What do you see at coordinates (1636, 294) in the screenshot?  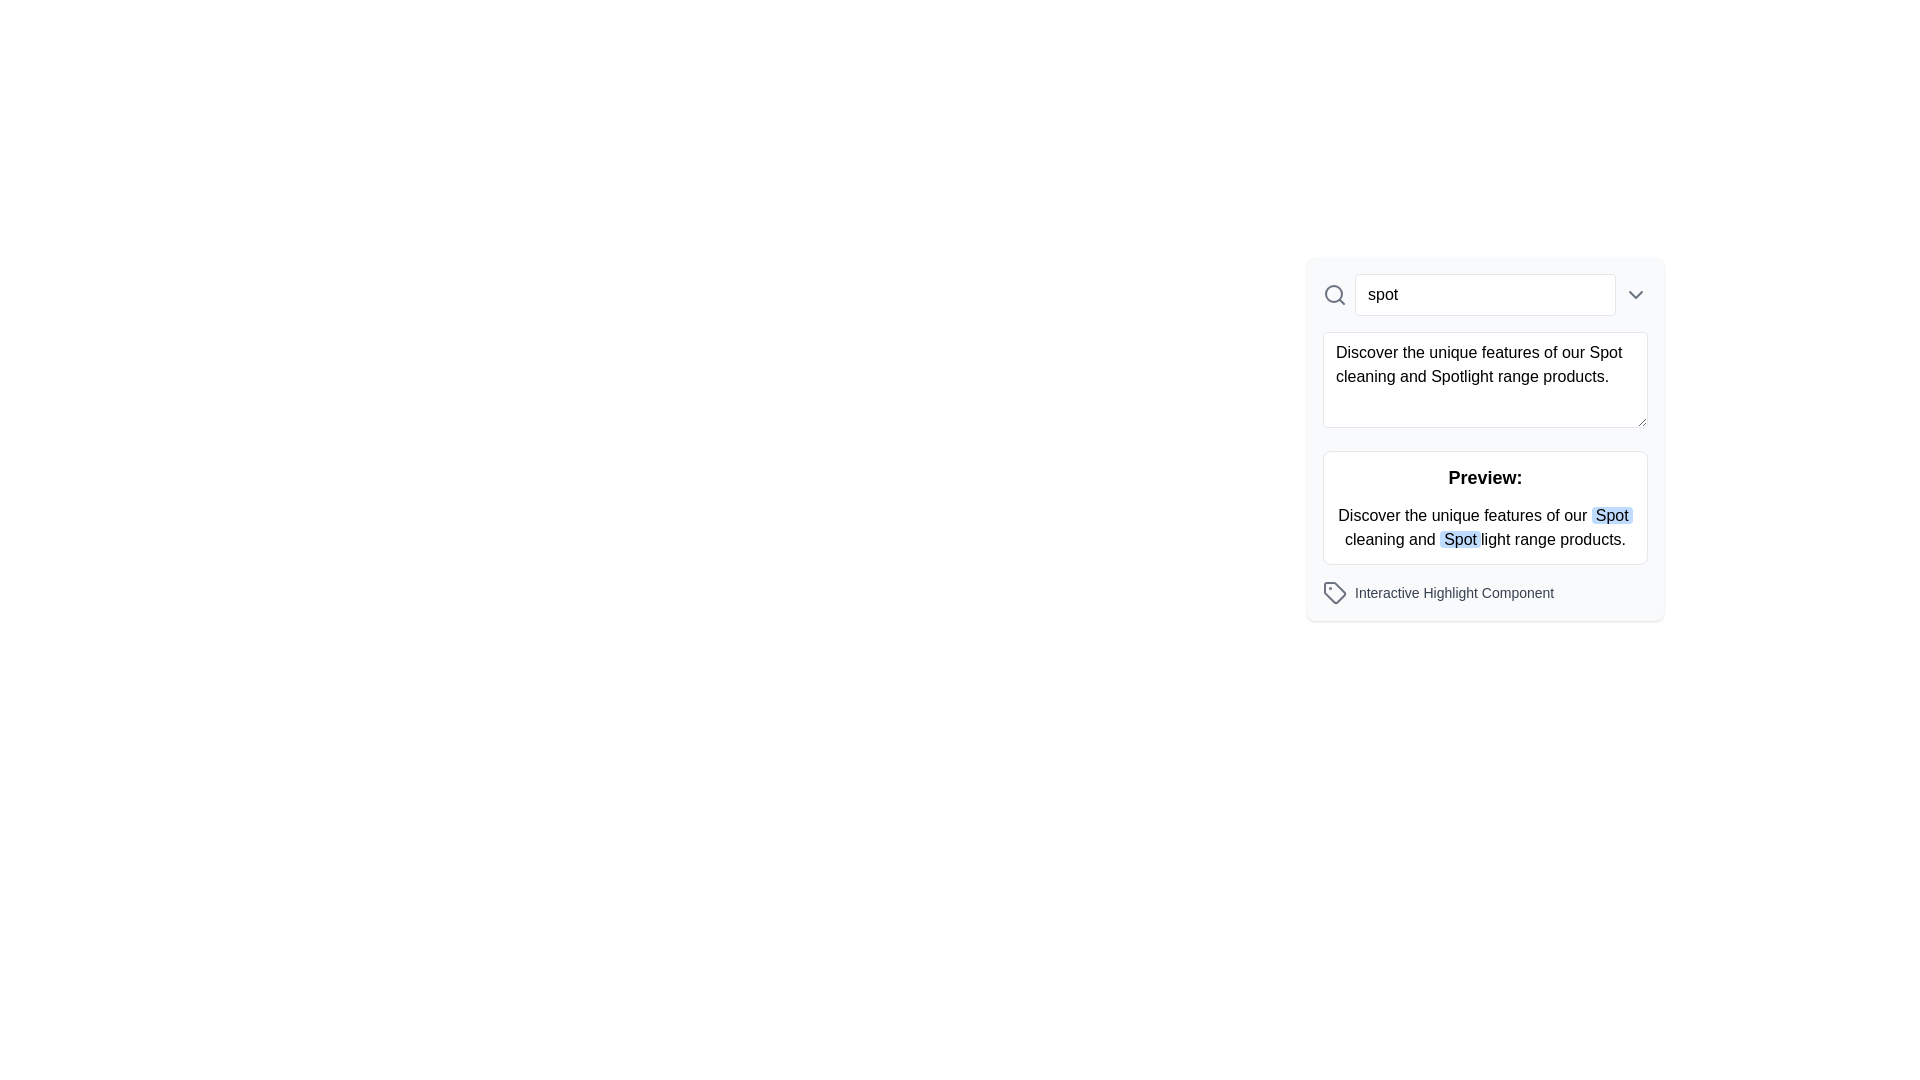 I see `the downward chevron icon, which is a triangular arrow pointing downwards` at bounding box center [1636, 294].